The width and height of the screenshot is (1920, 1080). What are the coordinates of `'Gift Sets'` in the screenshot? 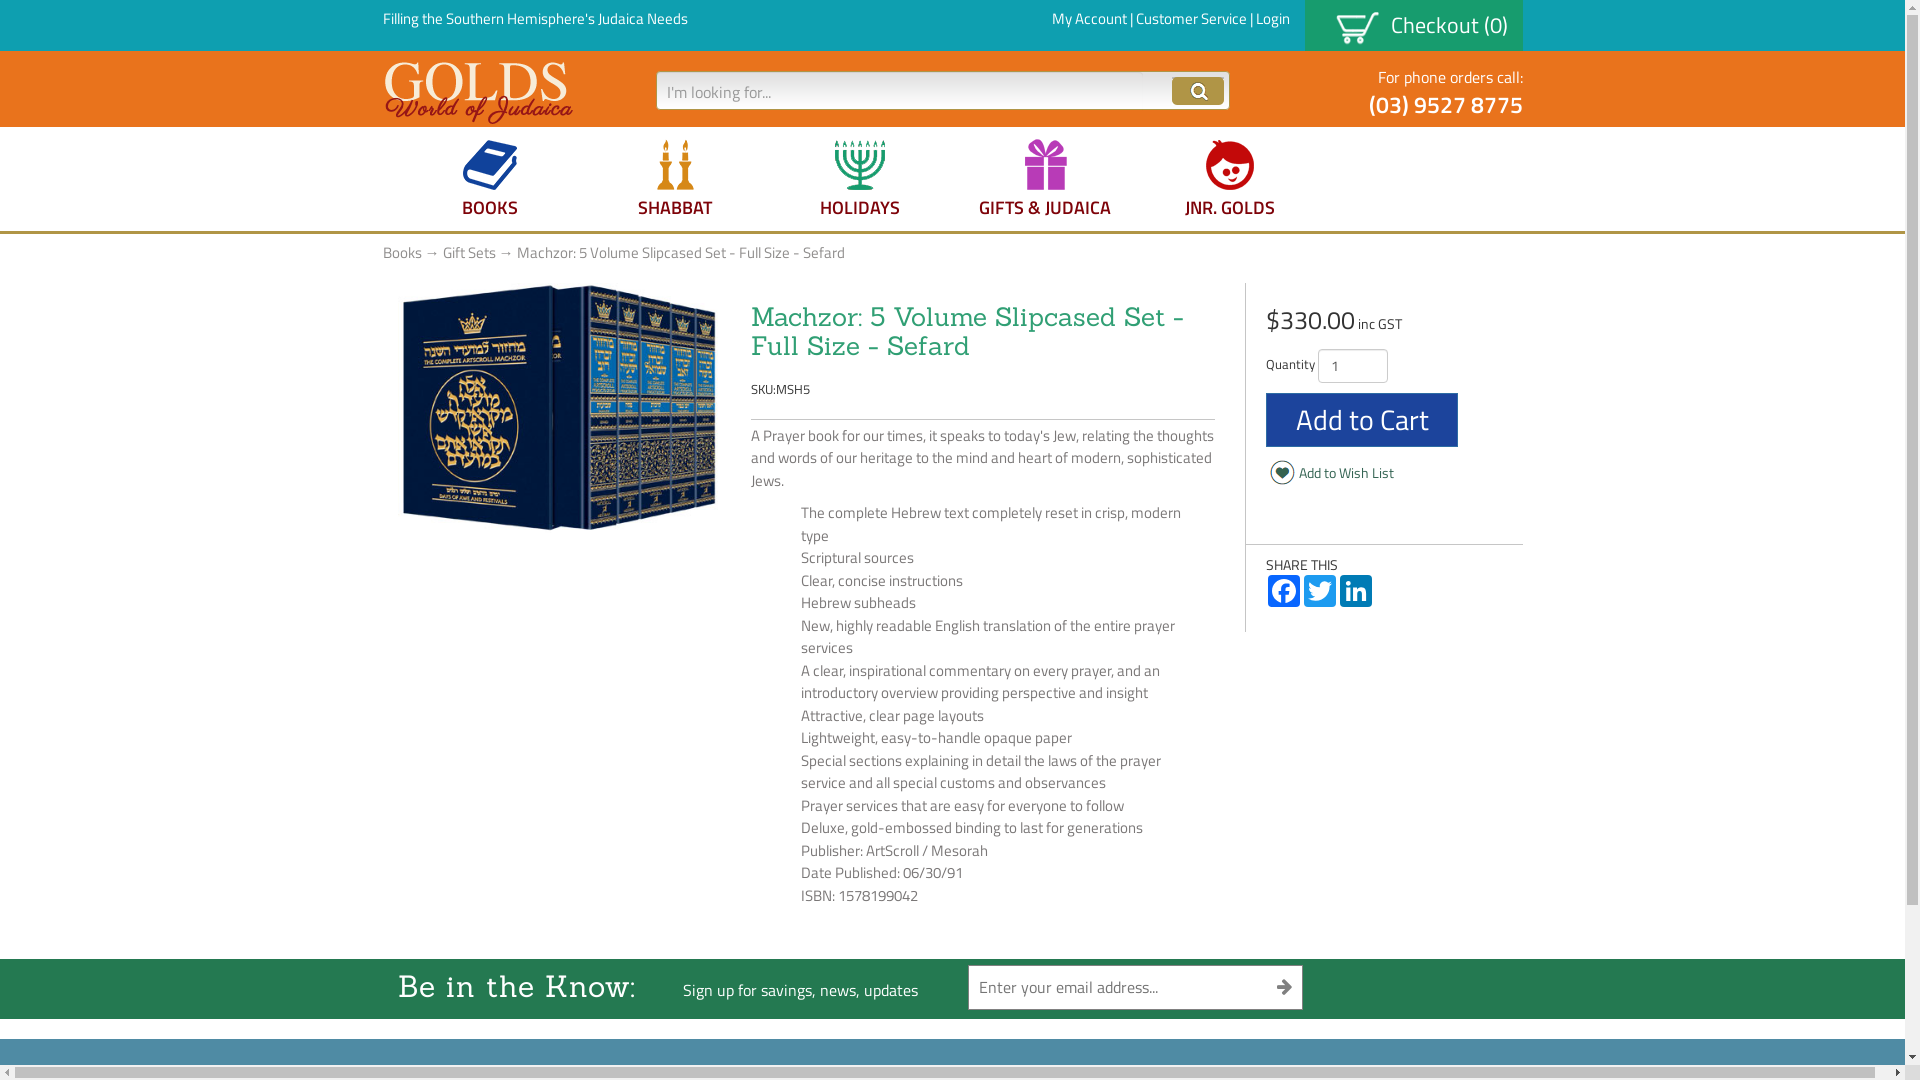 It's located at (467, 251).